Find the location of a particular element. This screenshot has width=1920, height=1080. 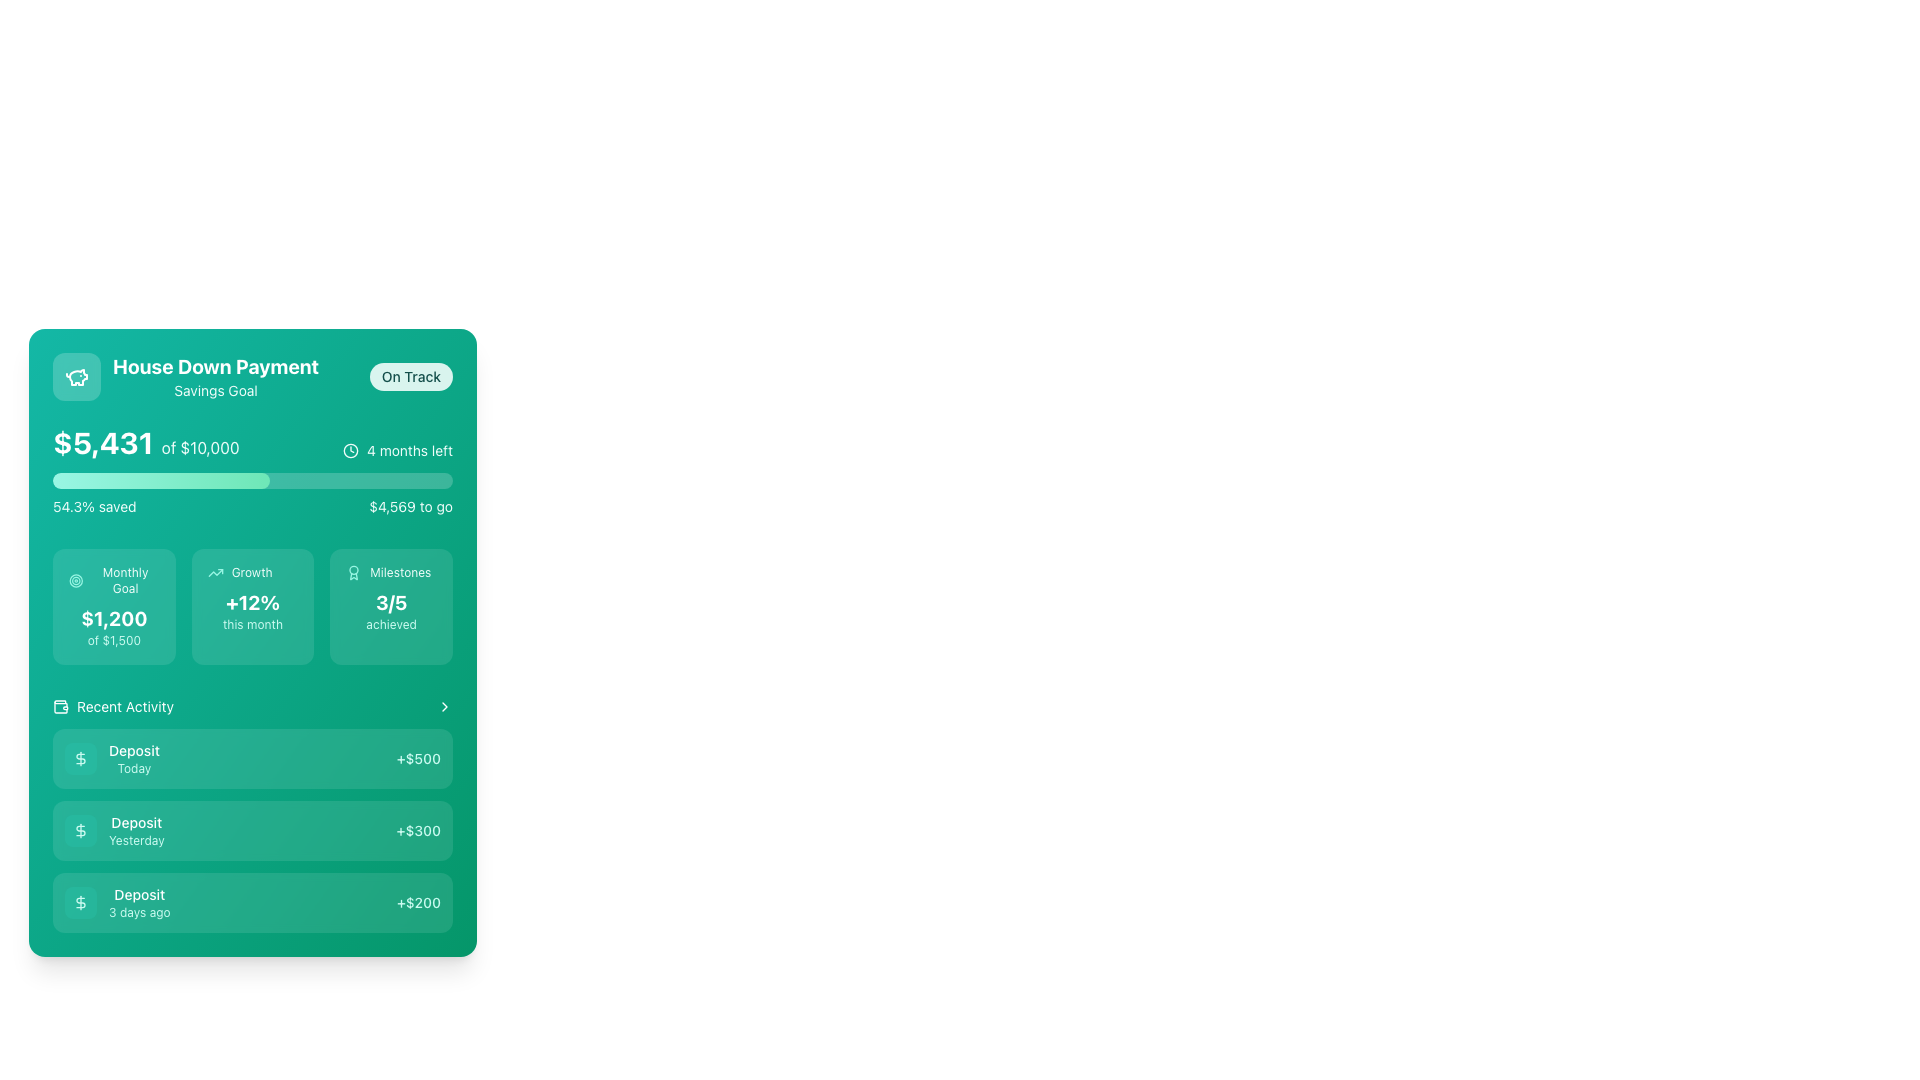

the second list item that provides information about a recent deposit activity from yesterday, located directly under the first 'Deposit' item in the list is located at coordinates (113, 830).